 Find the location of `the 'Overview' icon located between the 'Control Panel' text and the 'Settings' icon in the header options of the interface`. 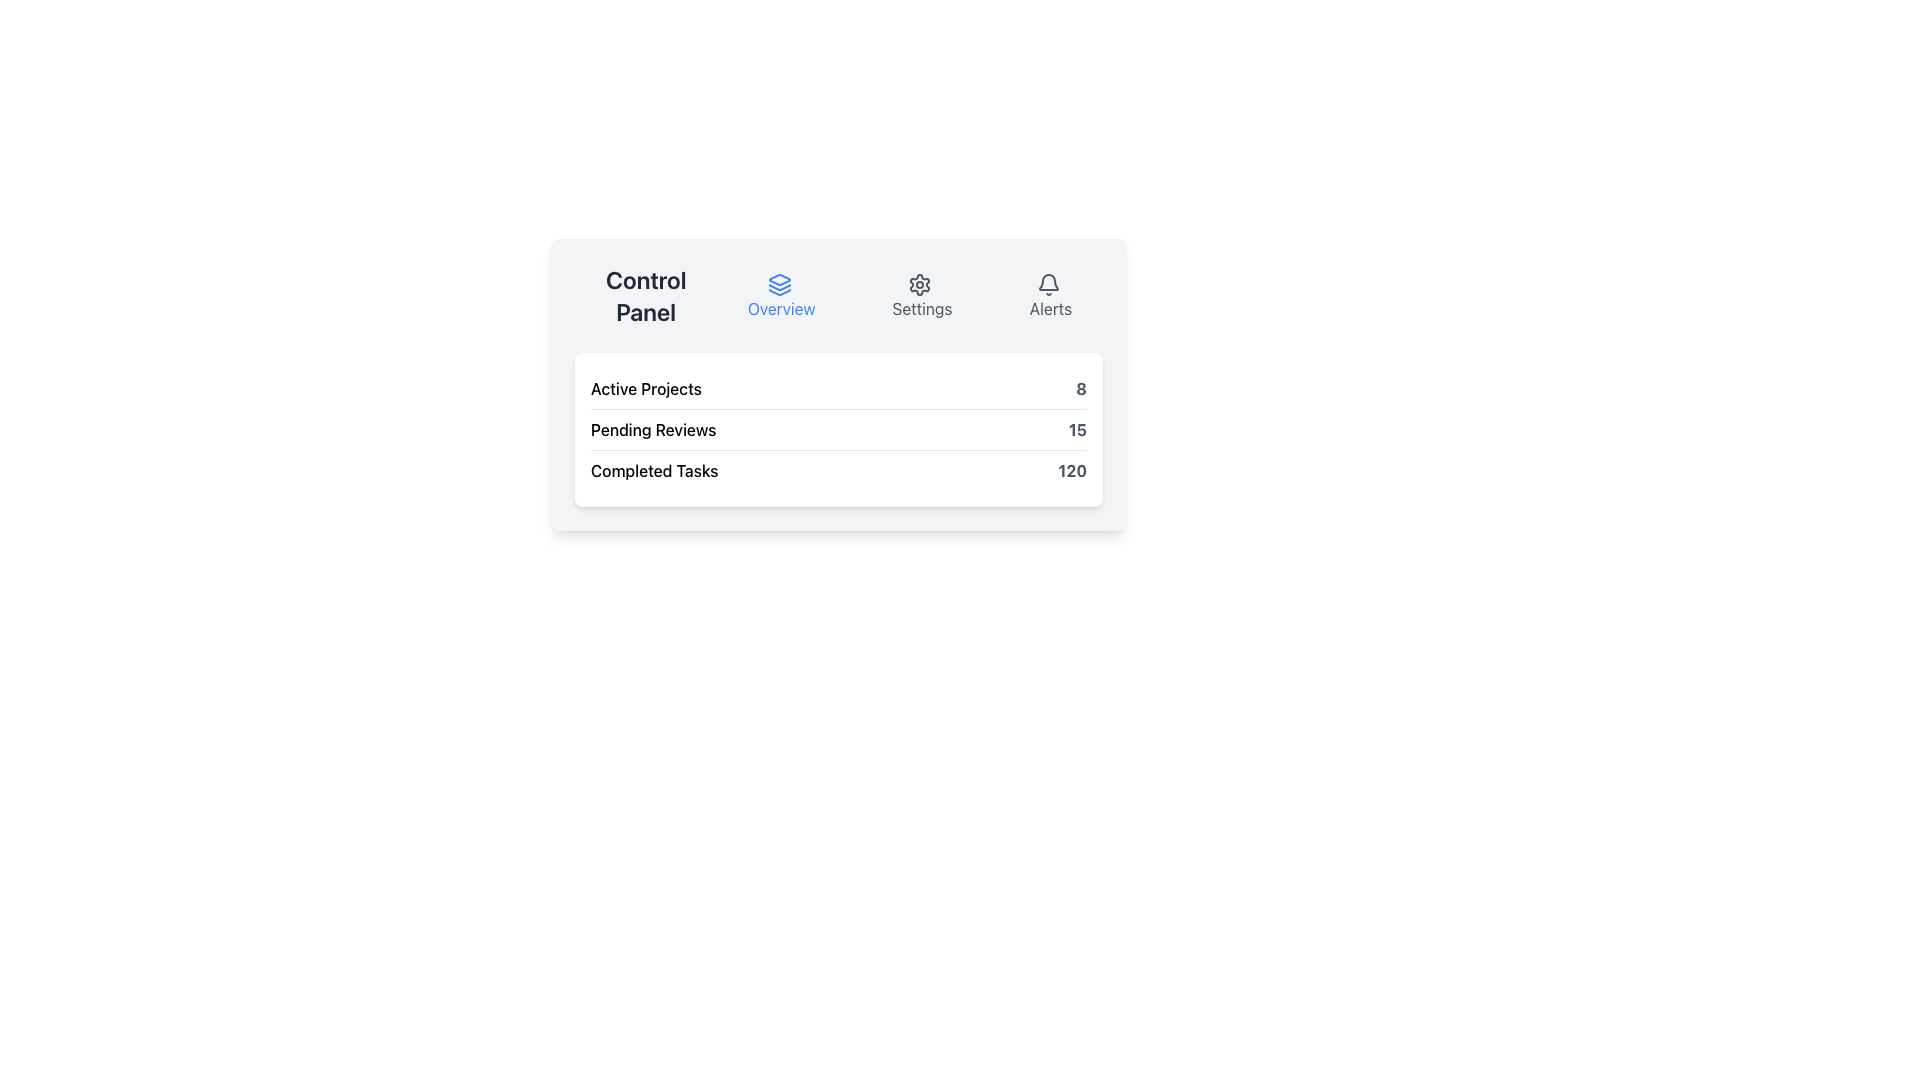

the 'Overview' icon located between the 'Control Panel' text and the 'Settings' icon in the header options of the interface is located at coordinates (778, 284).